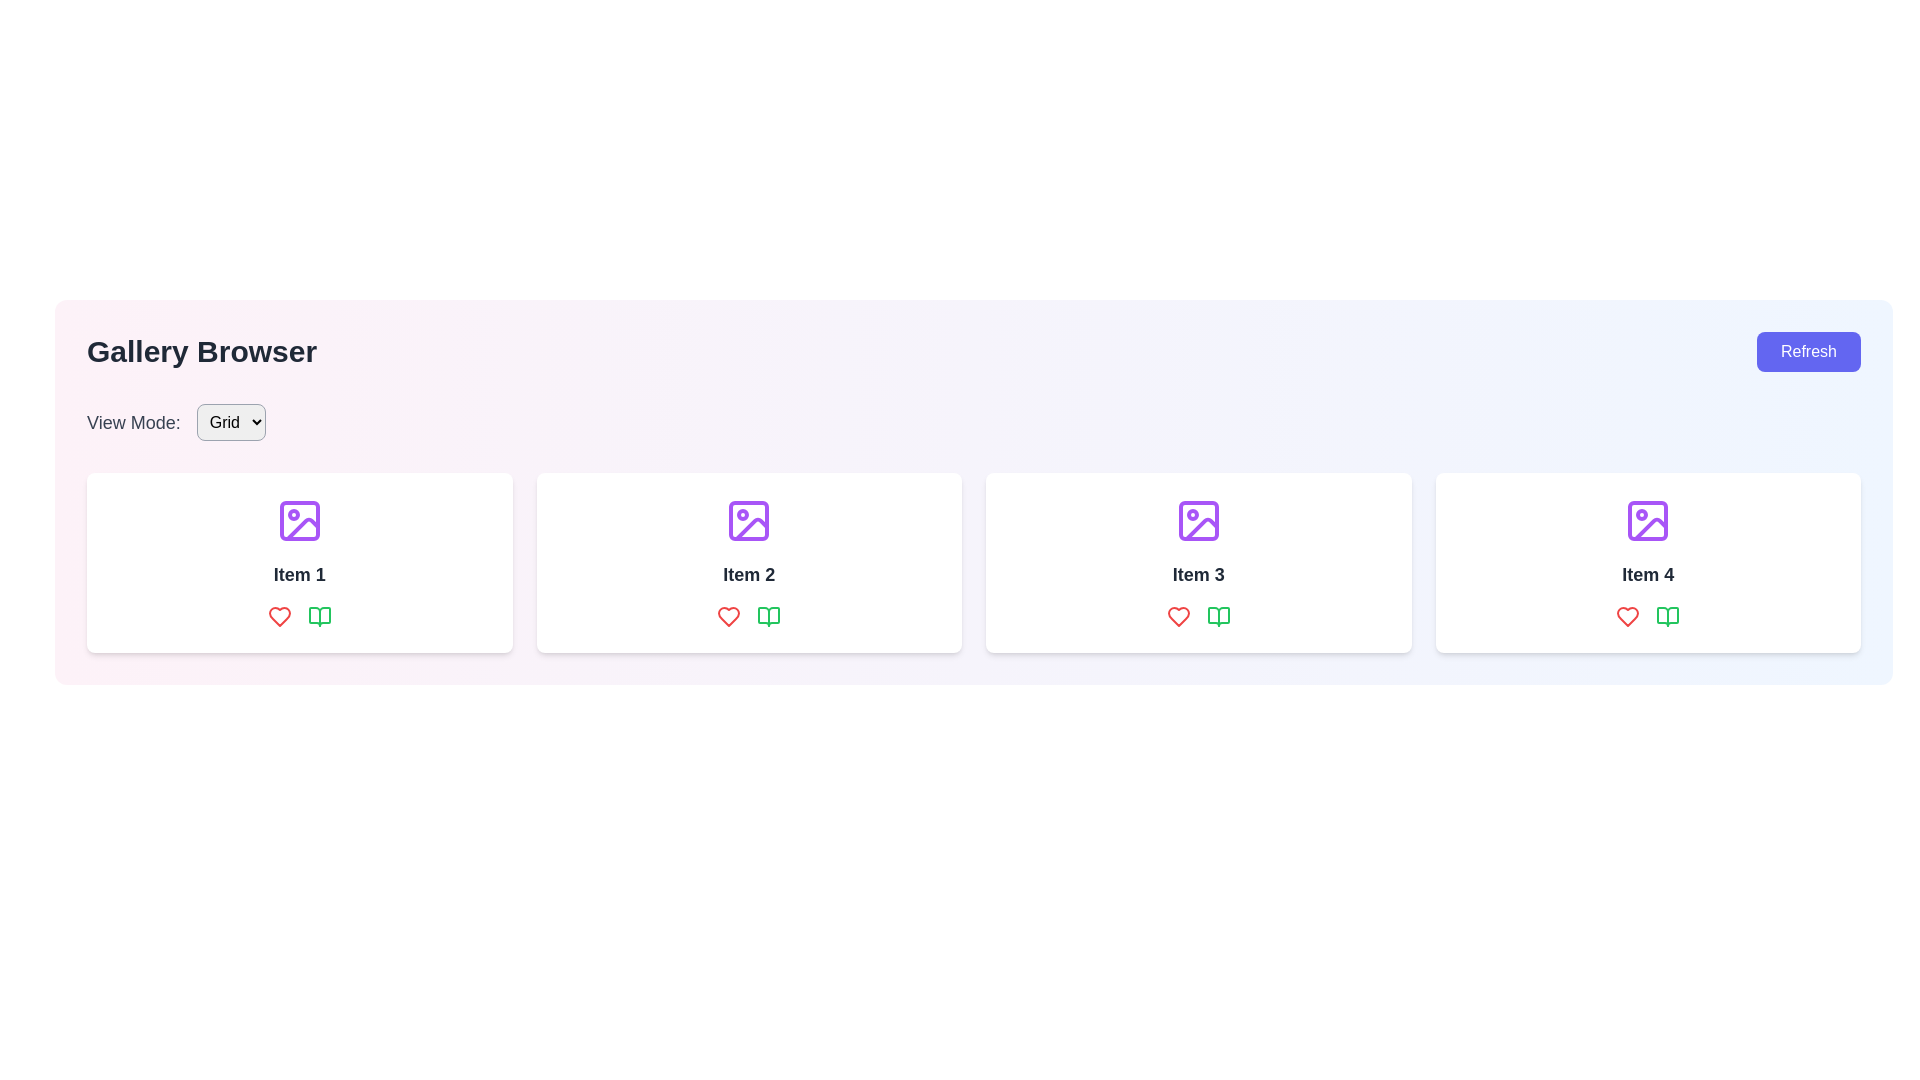 This screenshot has width=1920, height=1080. What do you see at coordinates (298, 519) in the screenshot?
I see `the decorative icon located at the top of the first card titled 'Item 1' in the grid layout` at bounding box center [298, 519].